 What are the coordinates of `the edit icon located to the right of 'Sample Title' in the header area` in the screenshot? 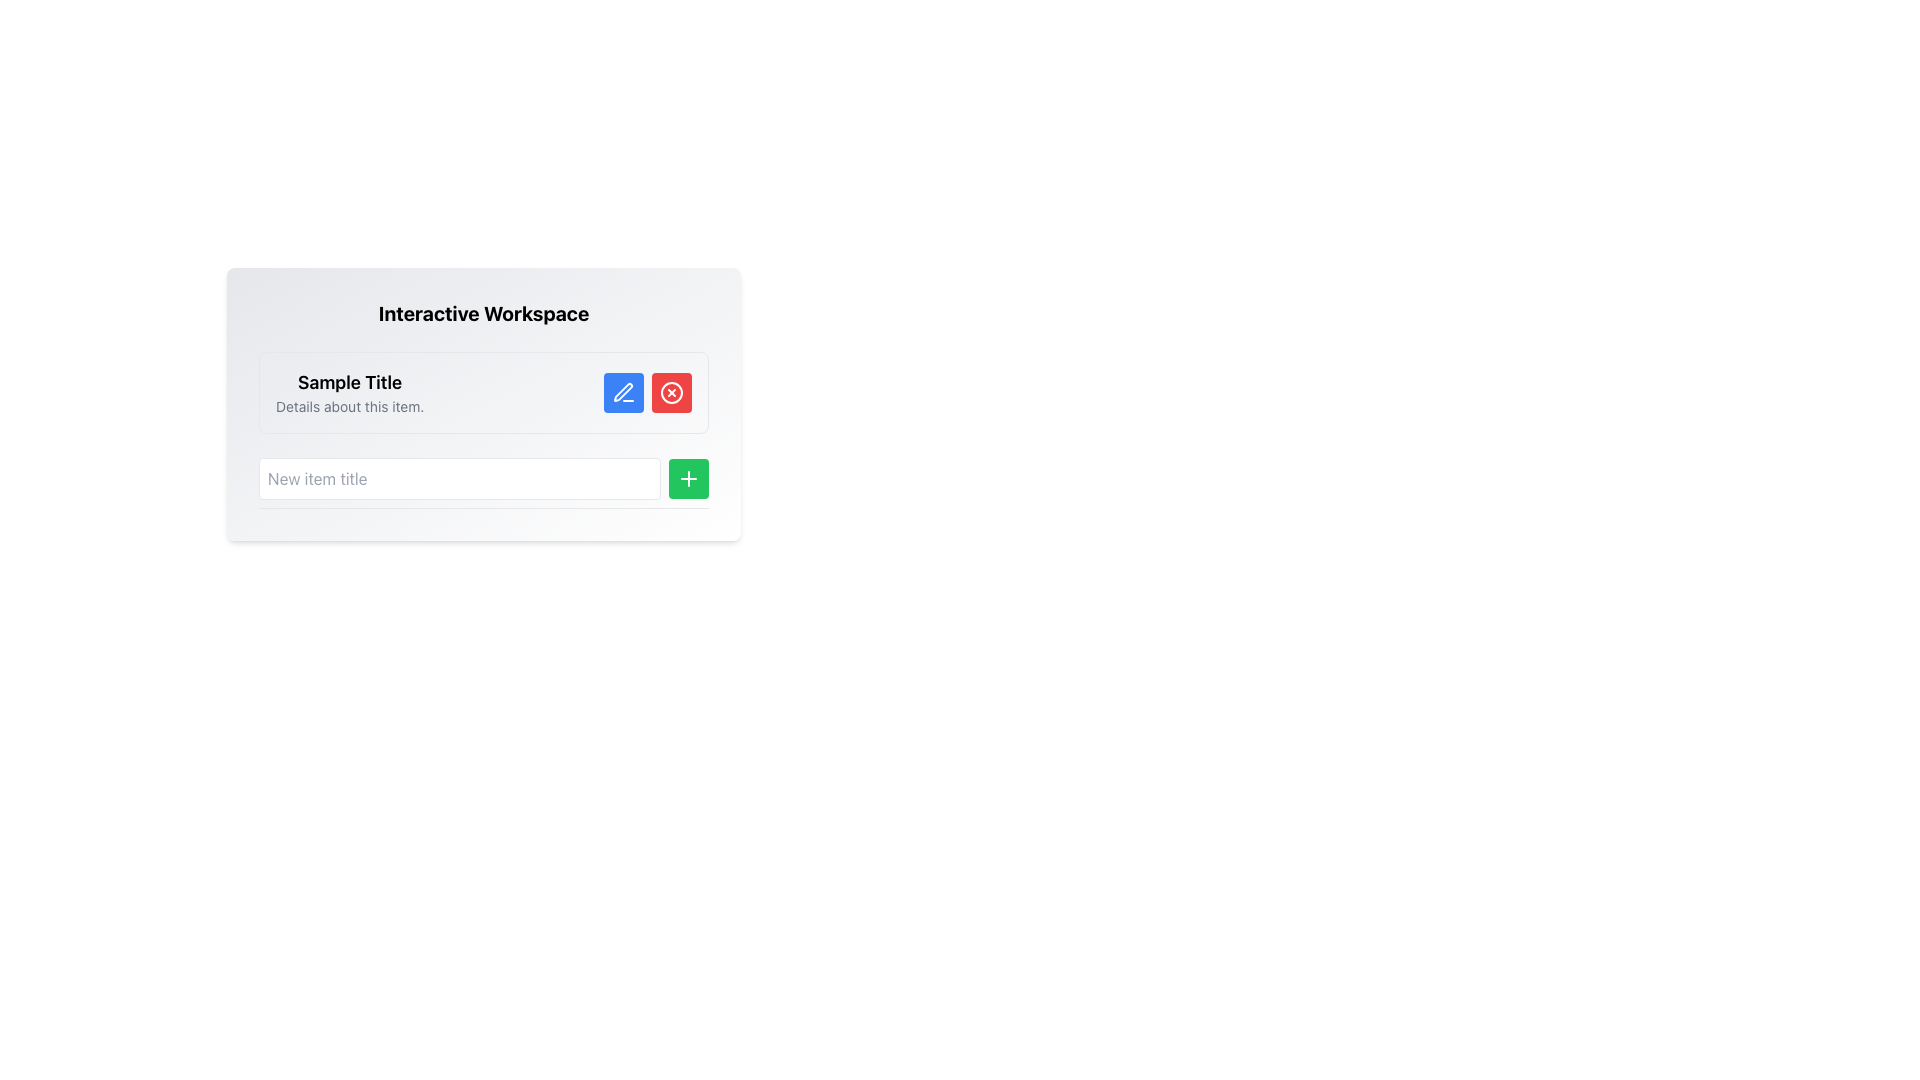 It's located at (622, 392).